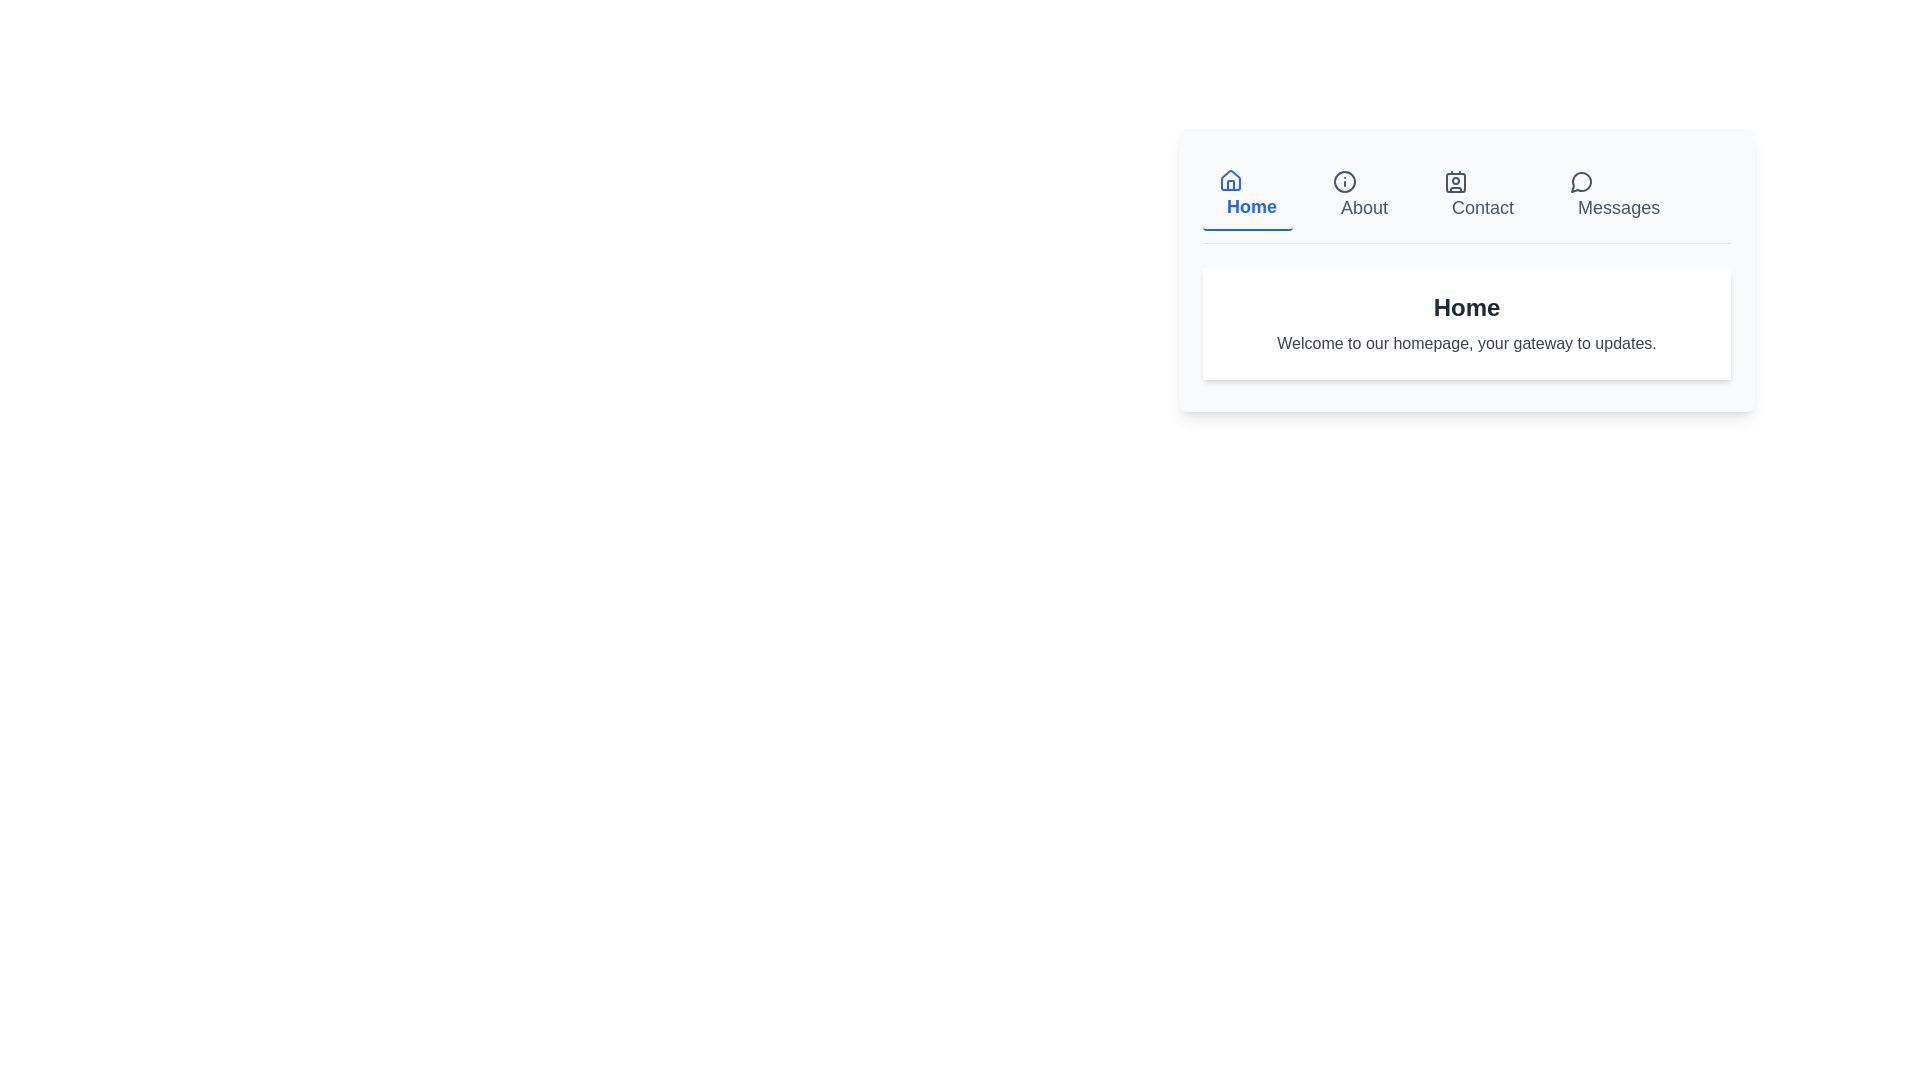 This screenshot has height=1080, width=1920. I want to click on the tab labeled Home, so click(1247, 196).